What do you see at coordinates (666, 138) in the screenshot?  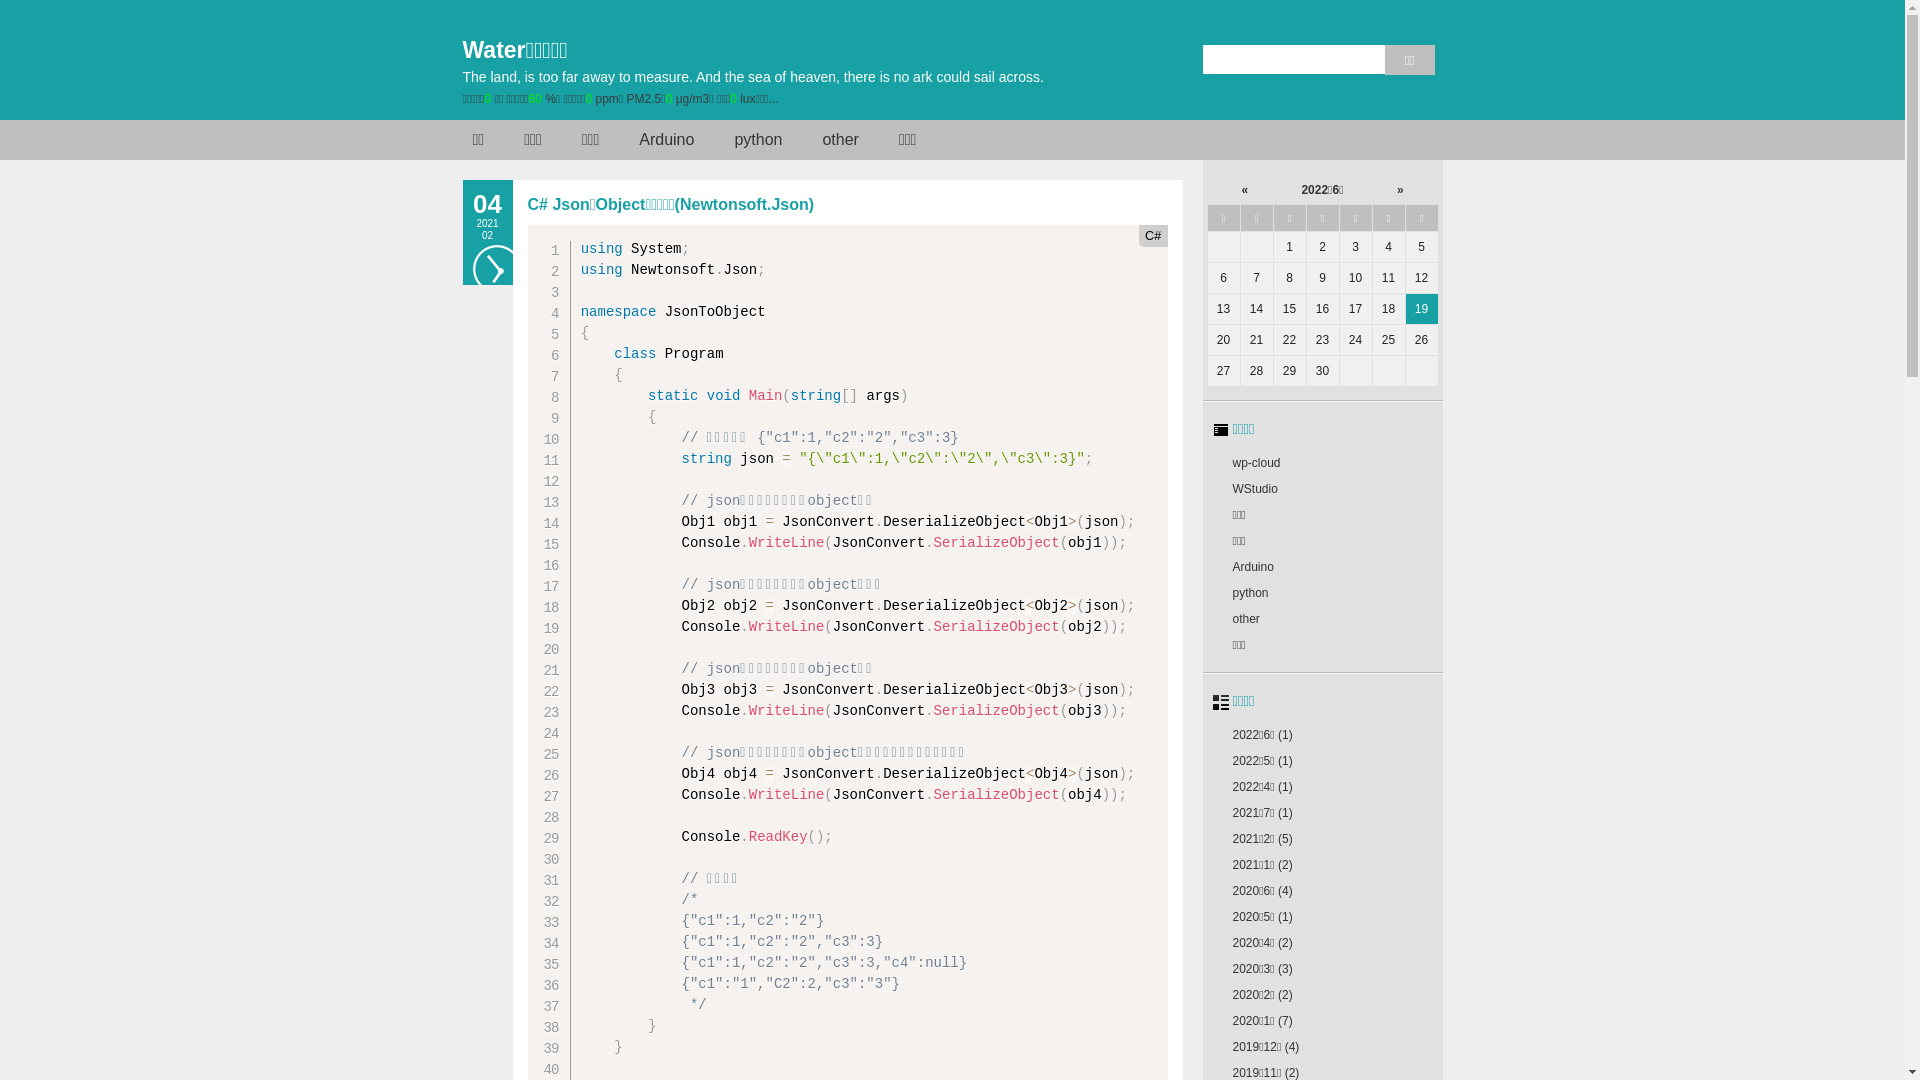 I see `'Arduino'` at bounding box center [666, 138].